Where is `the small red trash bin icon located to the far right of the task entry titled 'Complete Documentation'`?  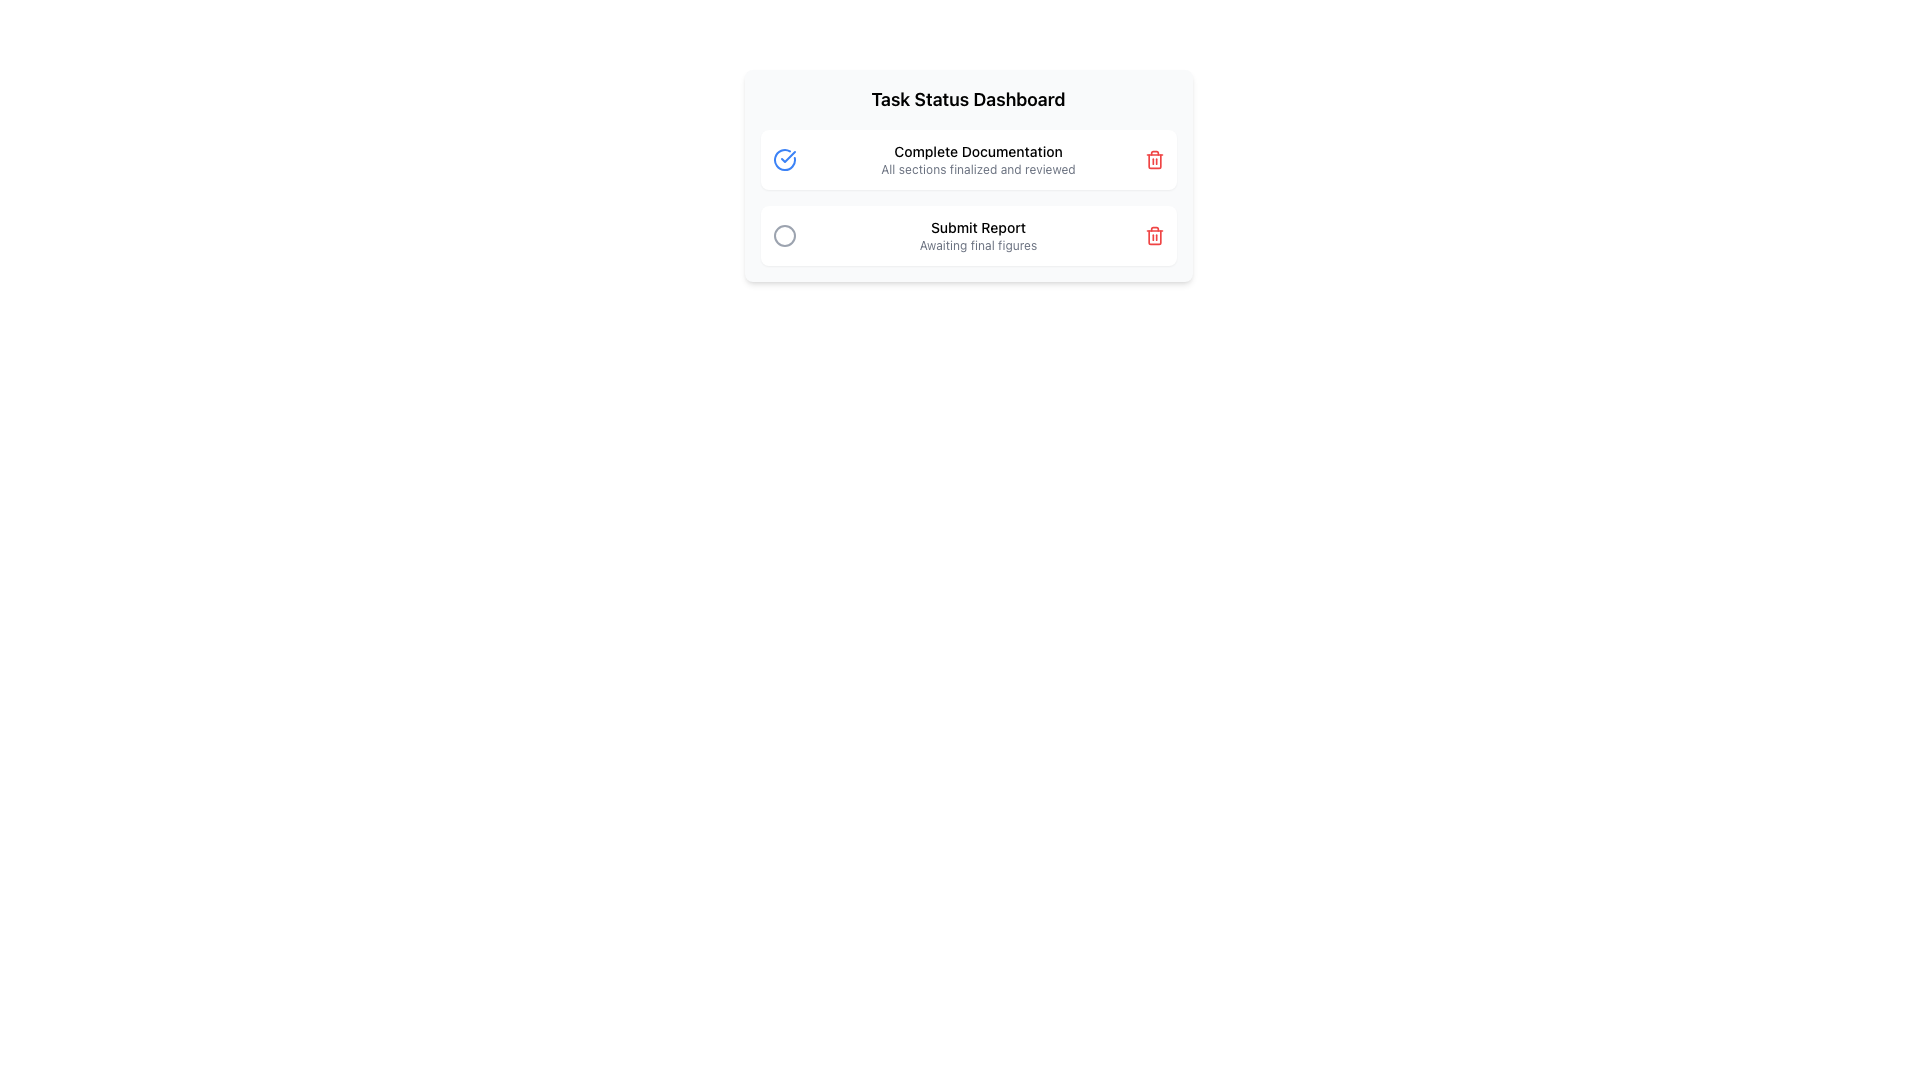 the small red trash bin icon located to the far right of the task entry titled 'Complete Documentation' is located at coordinates (1154, 158).